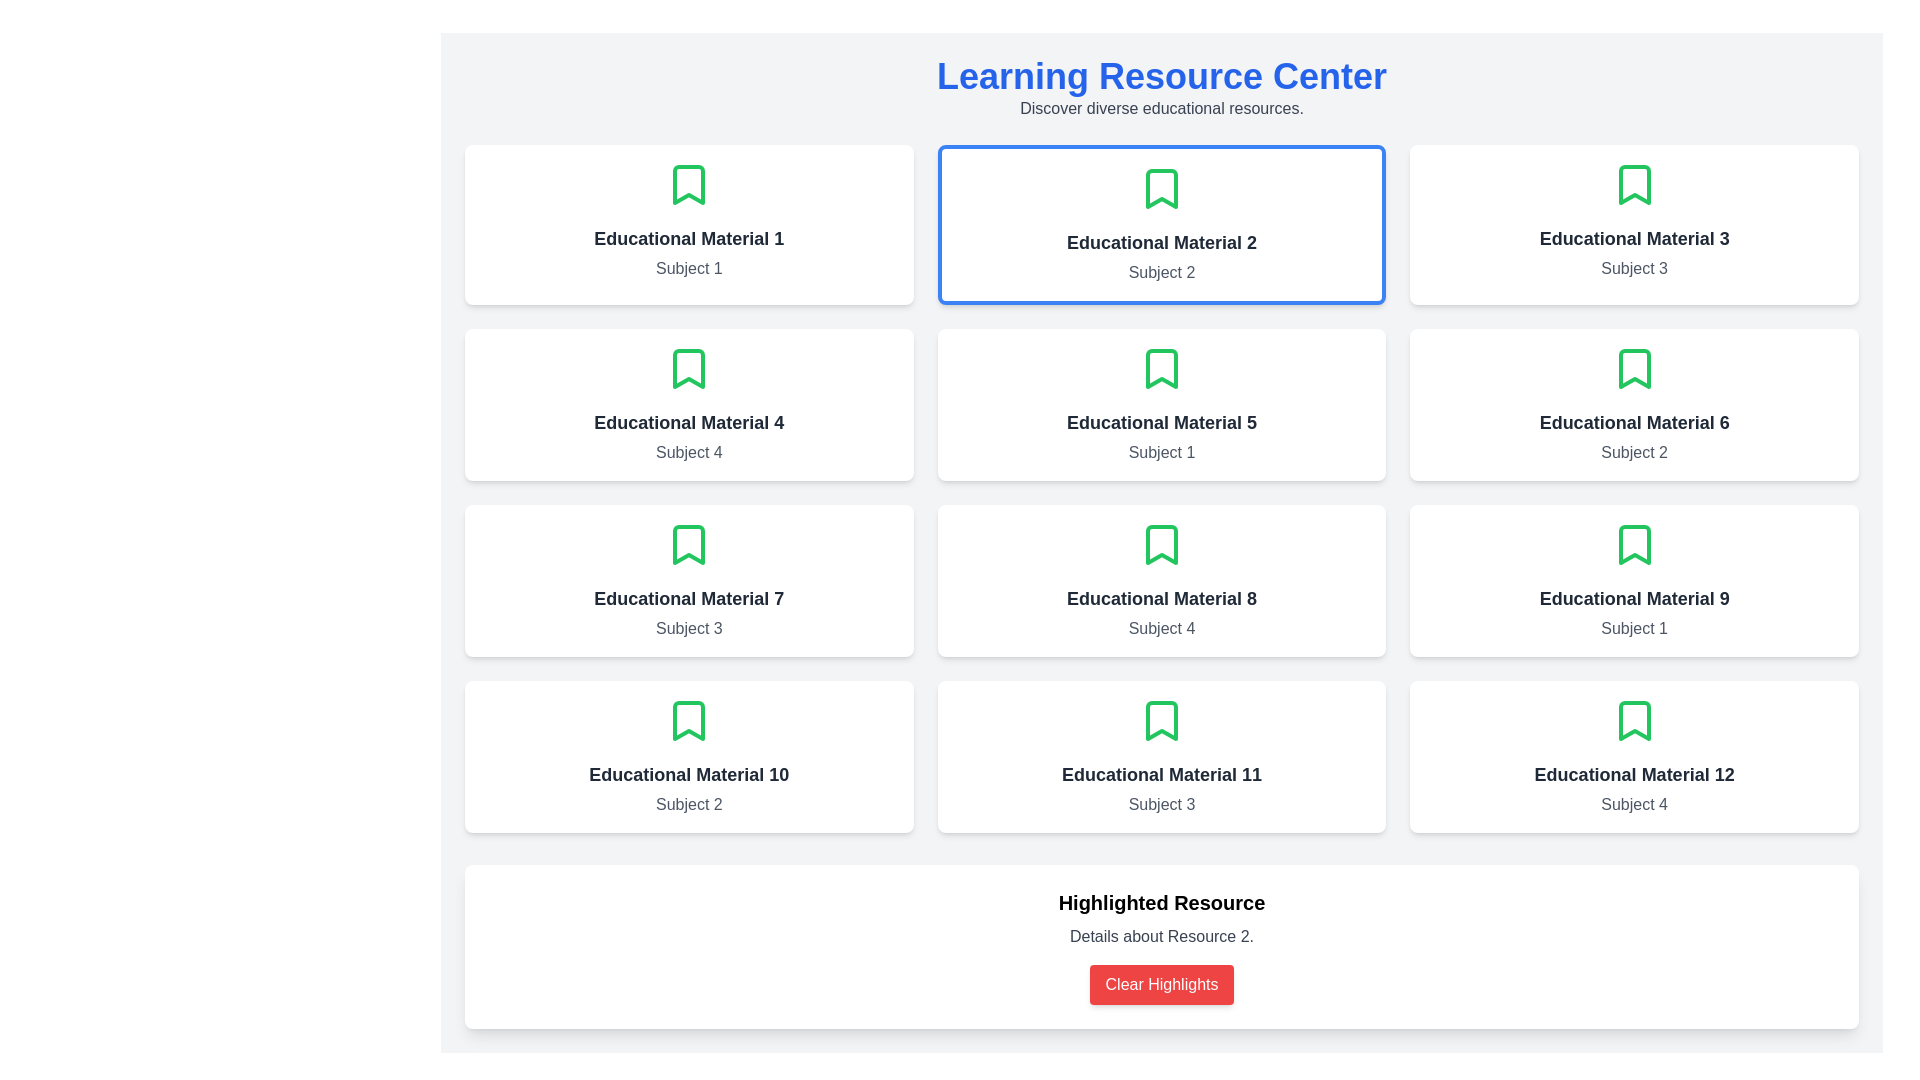 This screenshot has height=1080, width=1920. Describe the element at coordinates (1161, 87) in the screenshot. I see `text displayed in the 'Learning Resource Center' element, which includes the heading and the paragraph underneath` at that location.